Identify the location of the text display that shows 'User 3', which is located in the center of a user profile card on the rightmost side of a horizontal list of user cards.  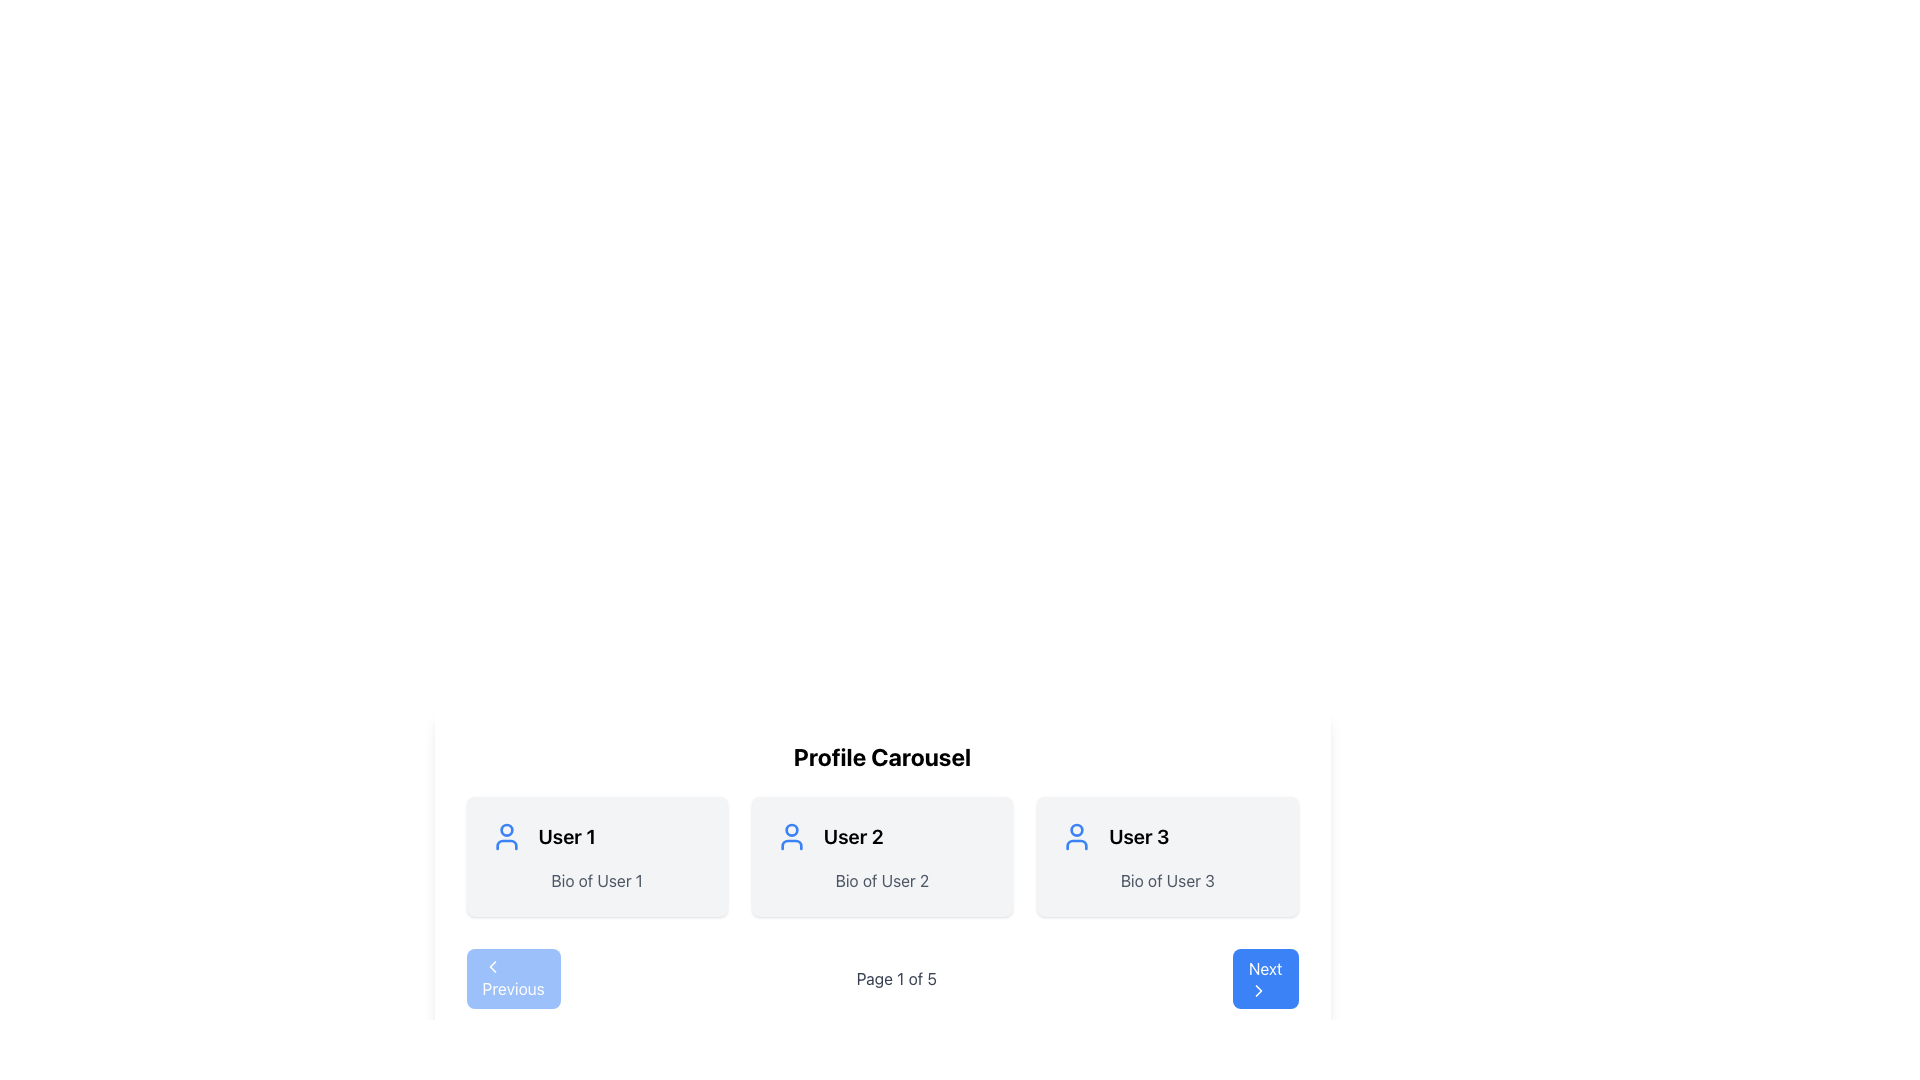
(1139, 837).